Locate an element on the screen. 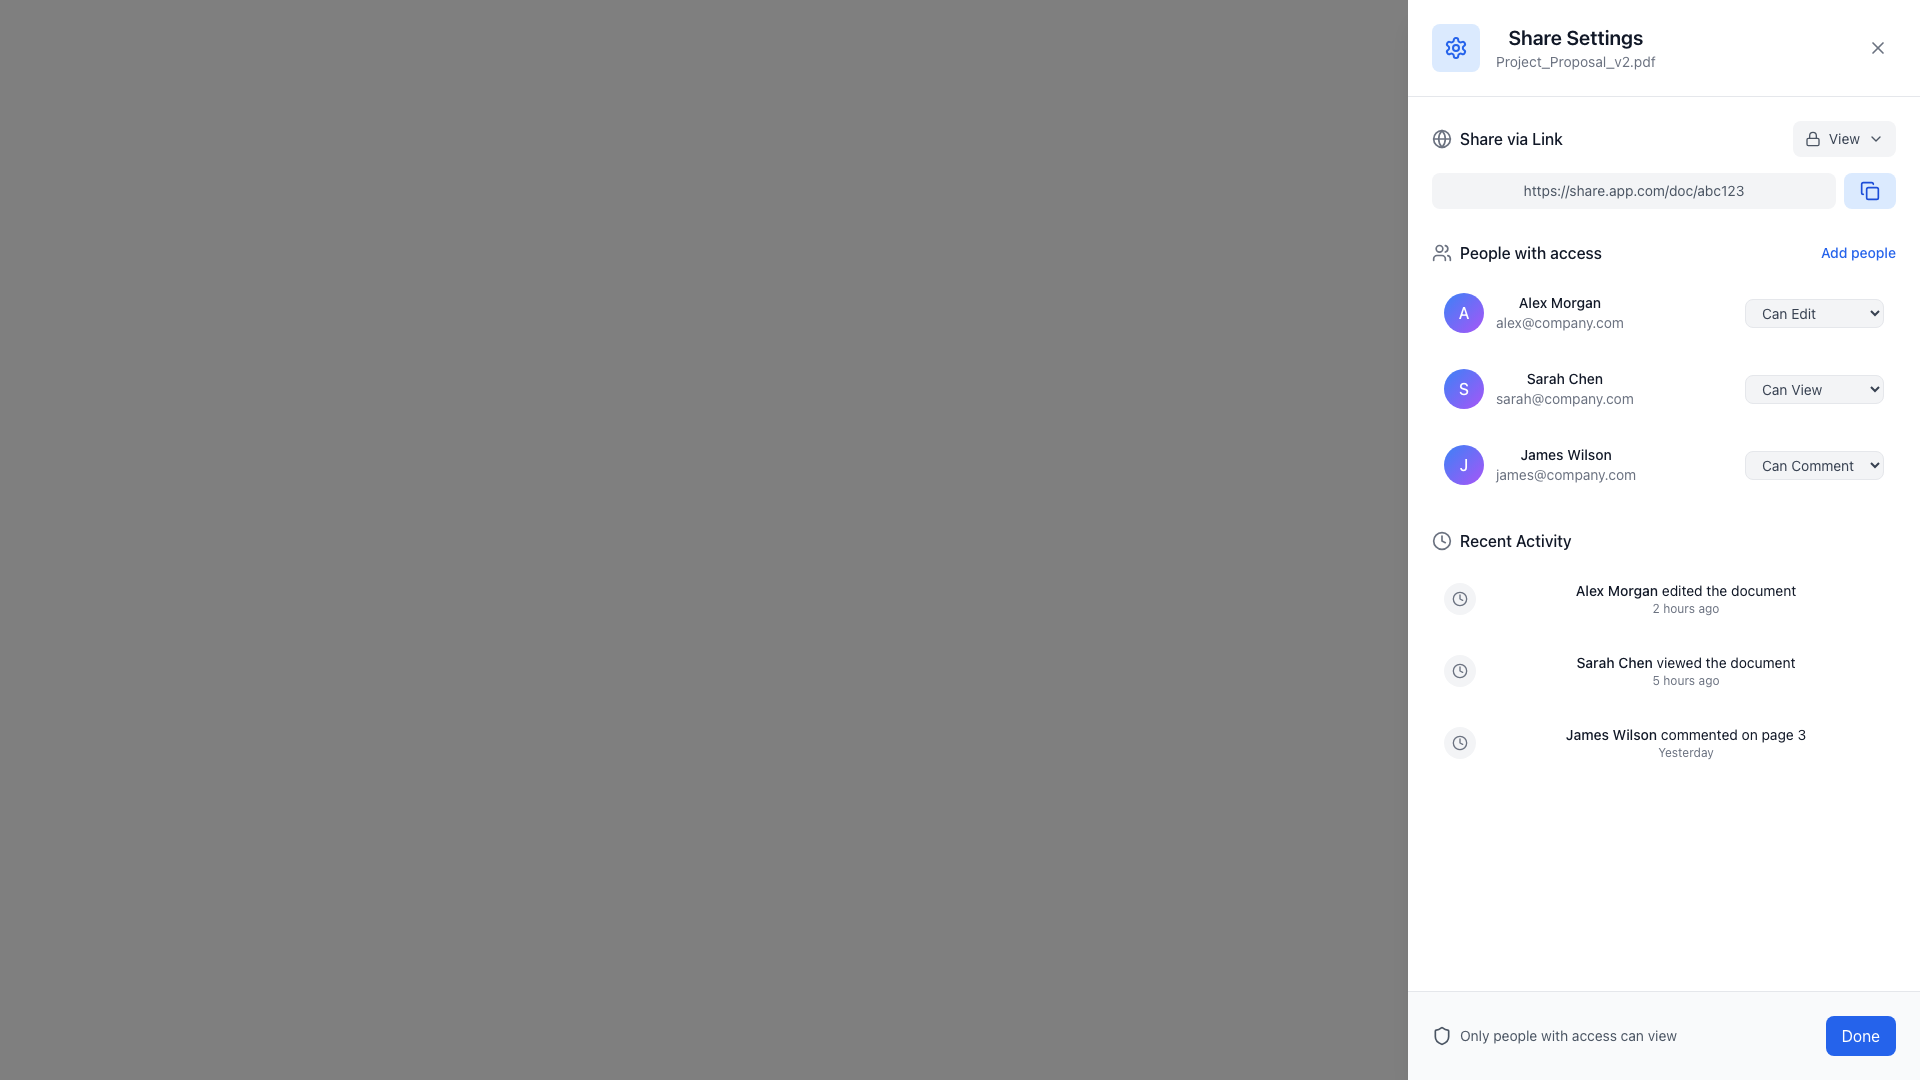 Image resolution: width=1920 pixels, height=1080 pixels. the close or cancel SVG Icon located in the top-right corner of the sidebar, next to the 'Share Settings' header is located at coordinates (1876, 46).